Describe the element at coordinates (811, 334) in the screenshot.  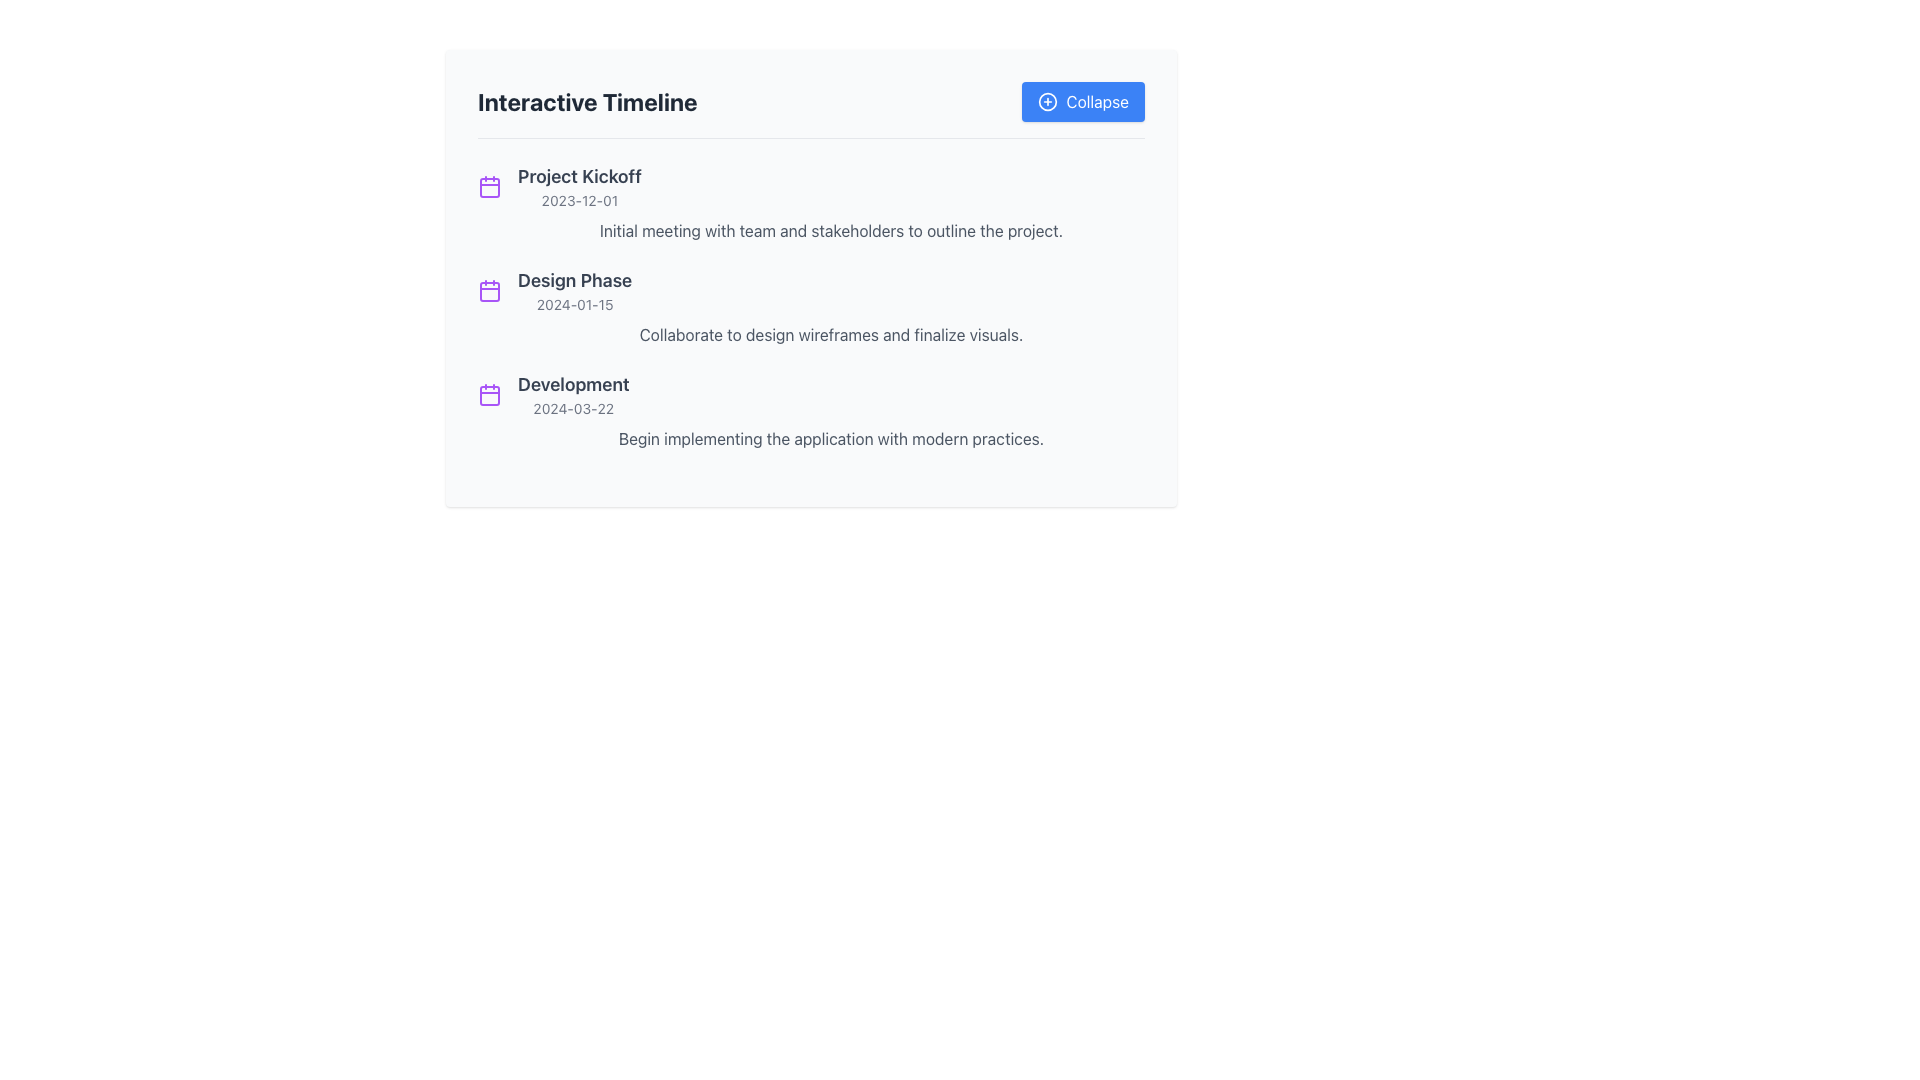
I see `descriptive text located directly beneath the 'Design Phase' header in the timeline, which provides details about the 'Design Phase'` at that location.